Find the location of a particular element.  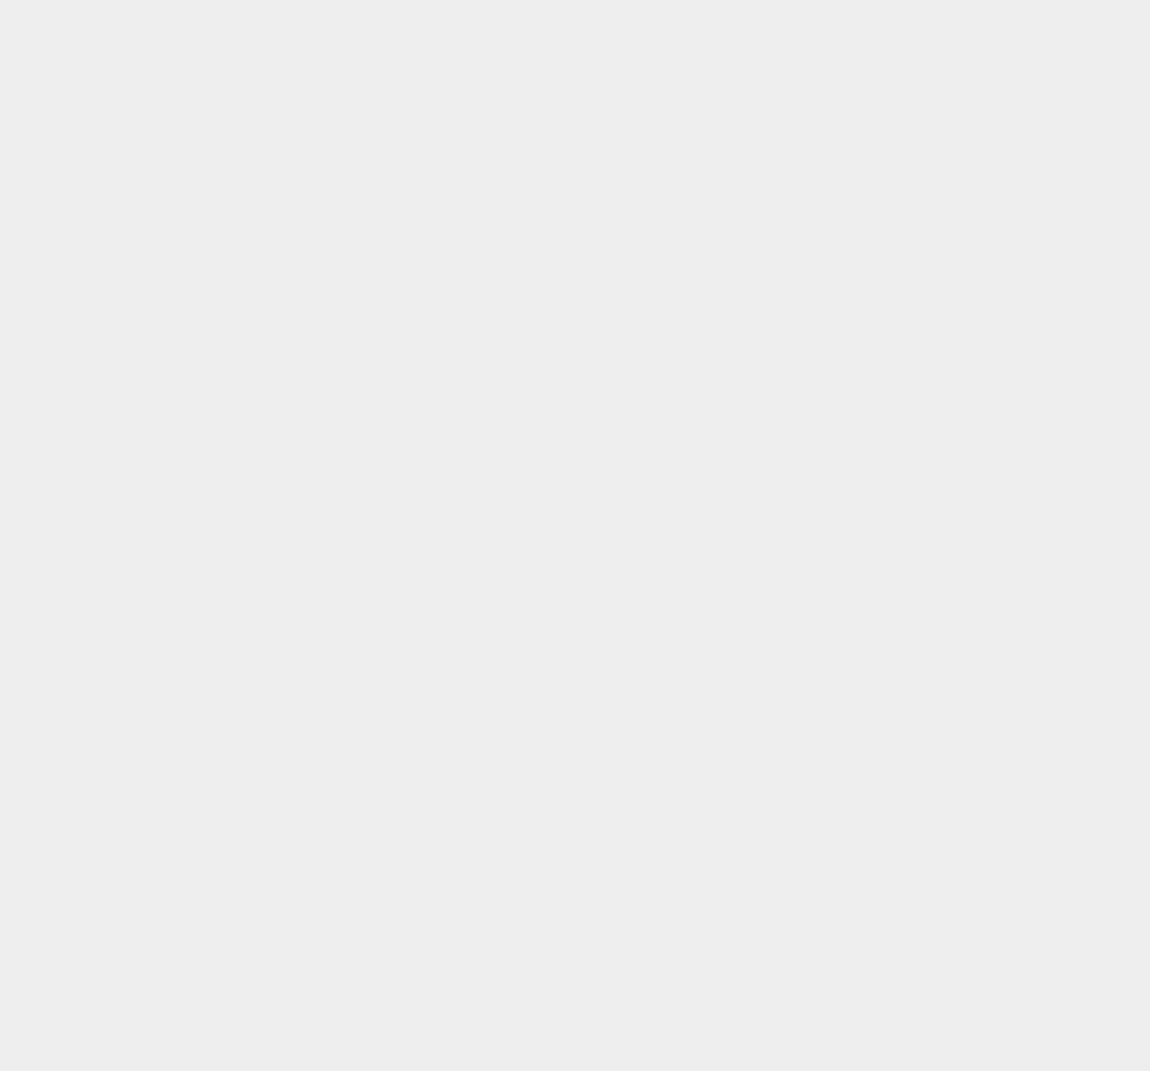

'iPad Siri' is located at coordinates (837, 826).